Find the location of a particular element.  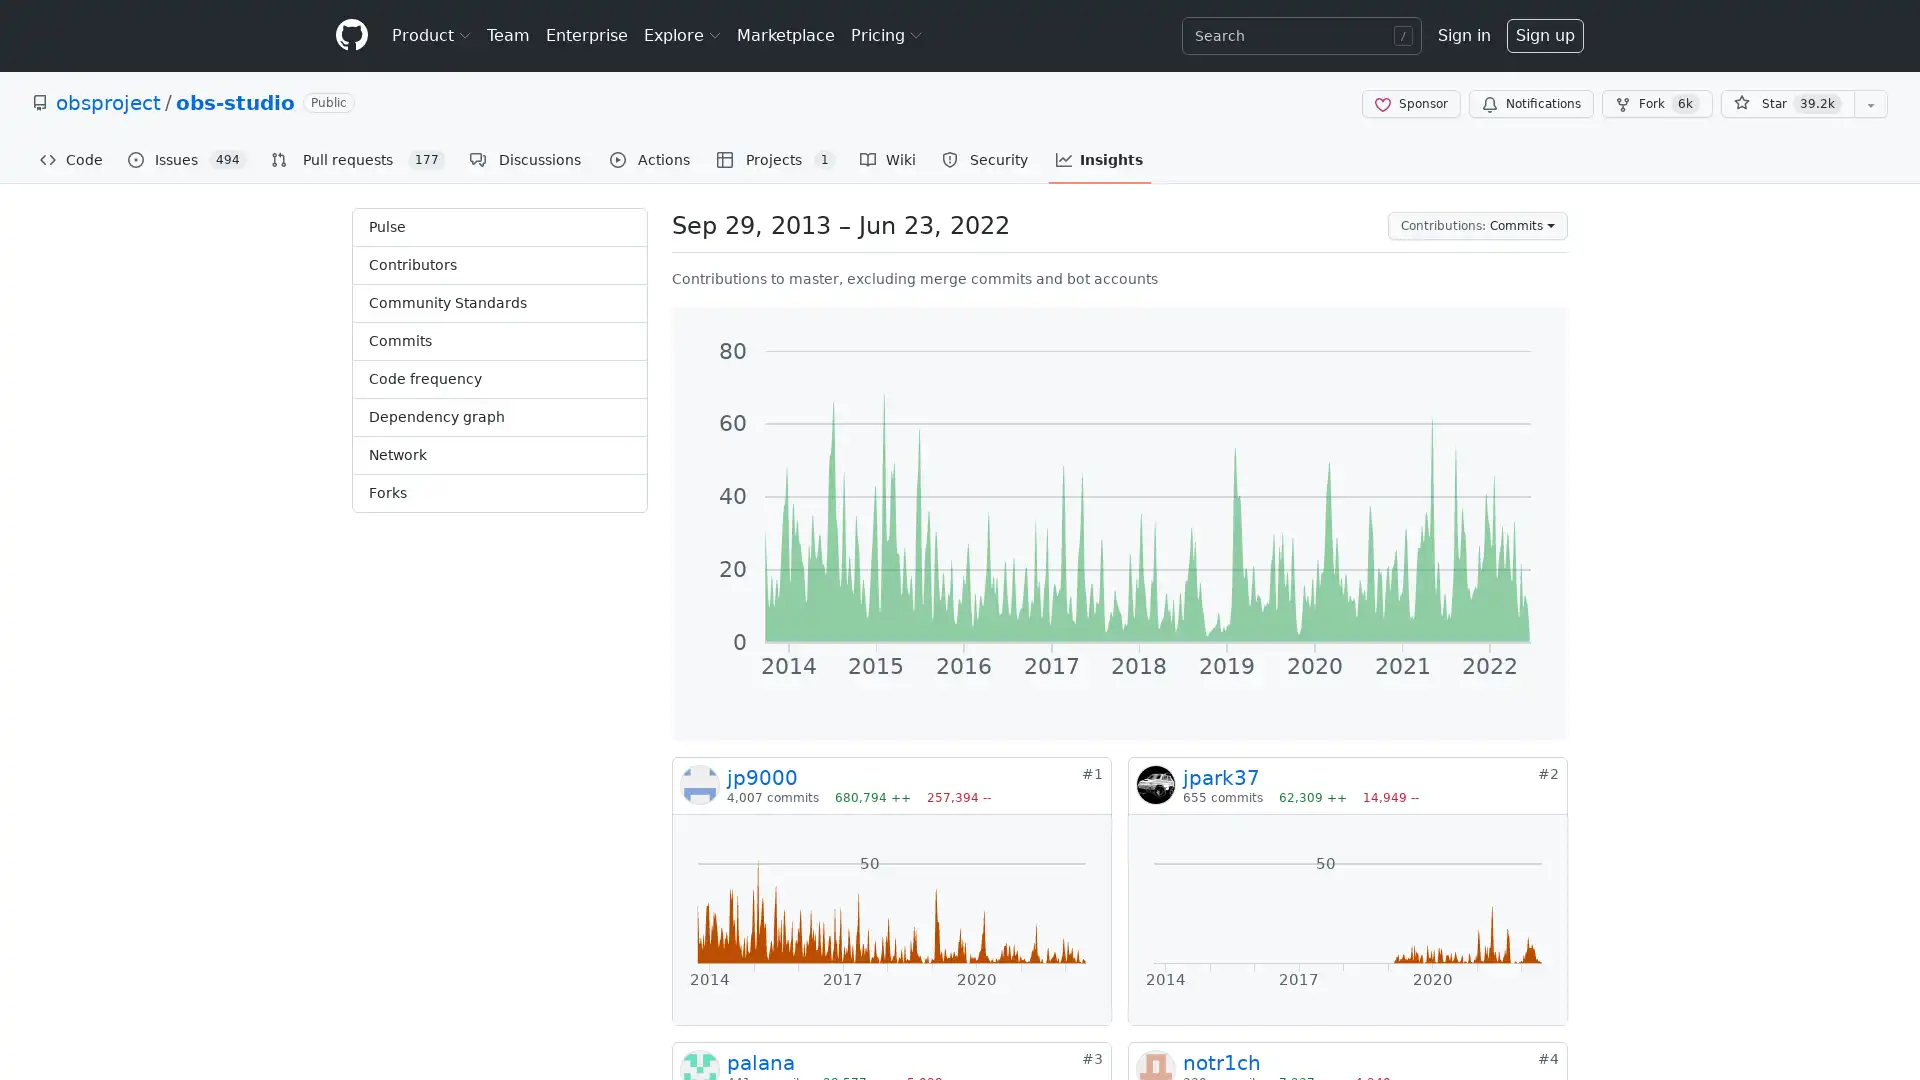

You must be signed in to add this repository to a list is located at coordinates (1870, 104).